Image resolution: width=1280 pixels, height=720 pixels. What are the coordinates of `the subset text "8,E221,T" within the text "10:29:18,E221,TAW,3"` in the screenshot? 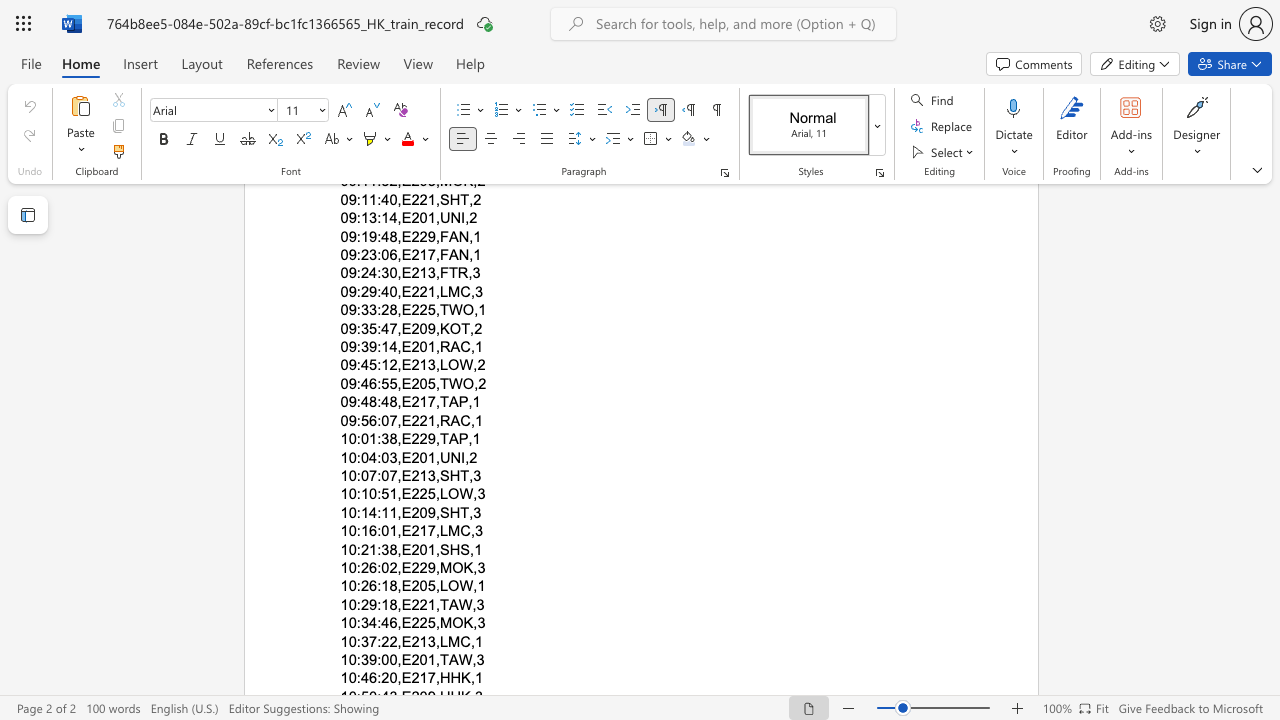 It's located at (389, 603).